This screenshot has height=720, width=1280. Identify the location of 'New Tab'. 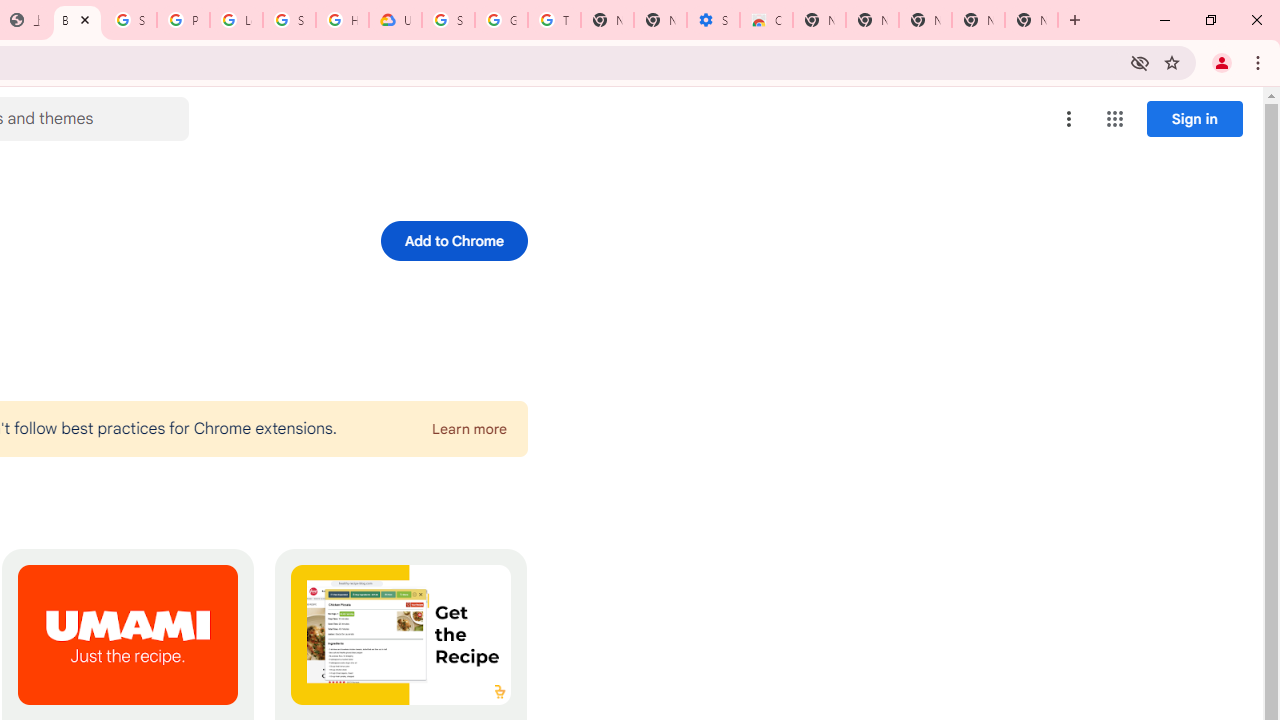
(1031, 20).